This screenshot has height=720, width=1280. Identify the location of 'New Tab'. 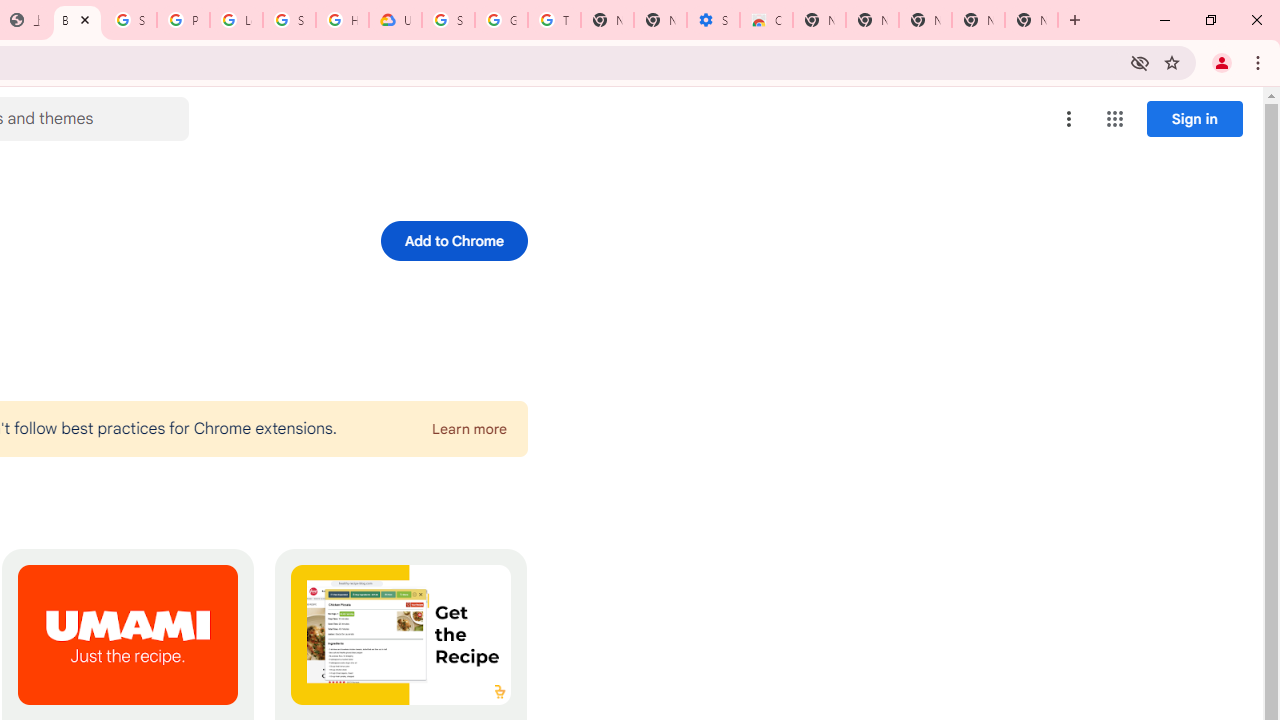
(1031, 20).